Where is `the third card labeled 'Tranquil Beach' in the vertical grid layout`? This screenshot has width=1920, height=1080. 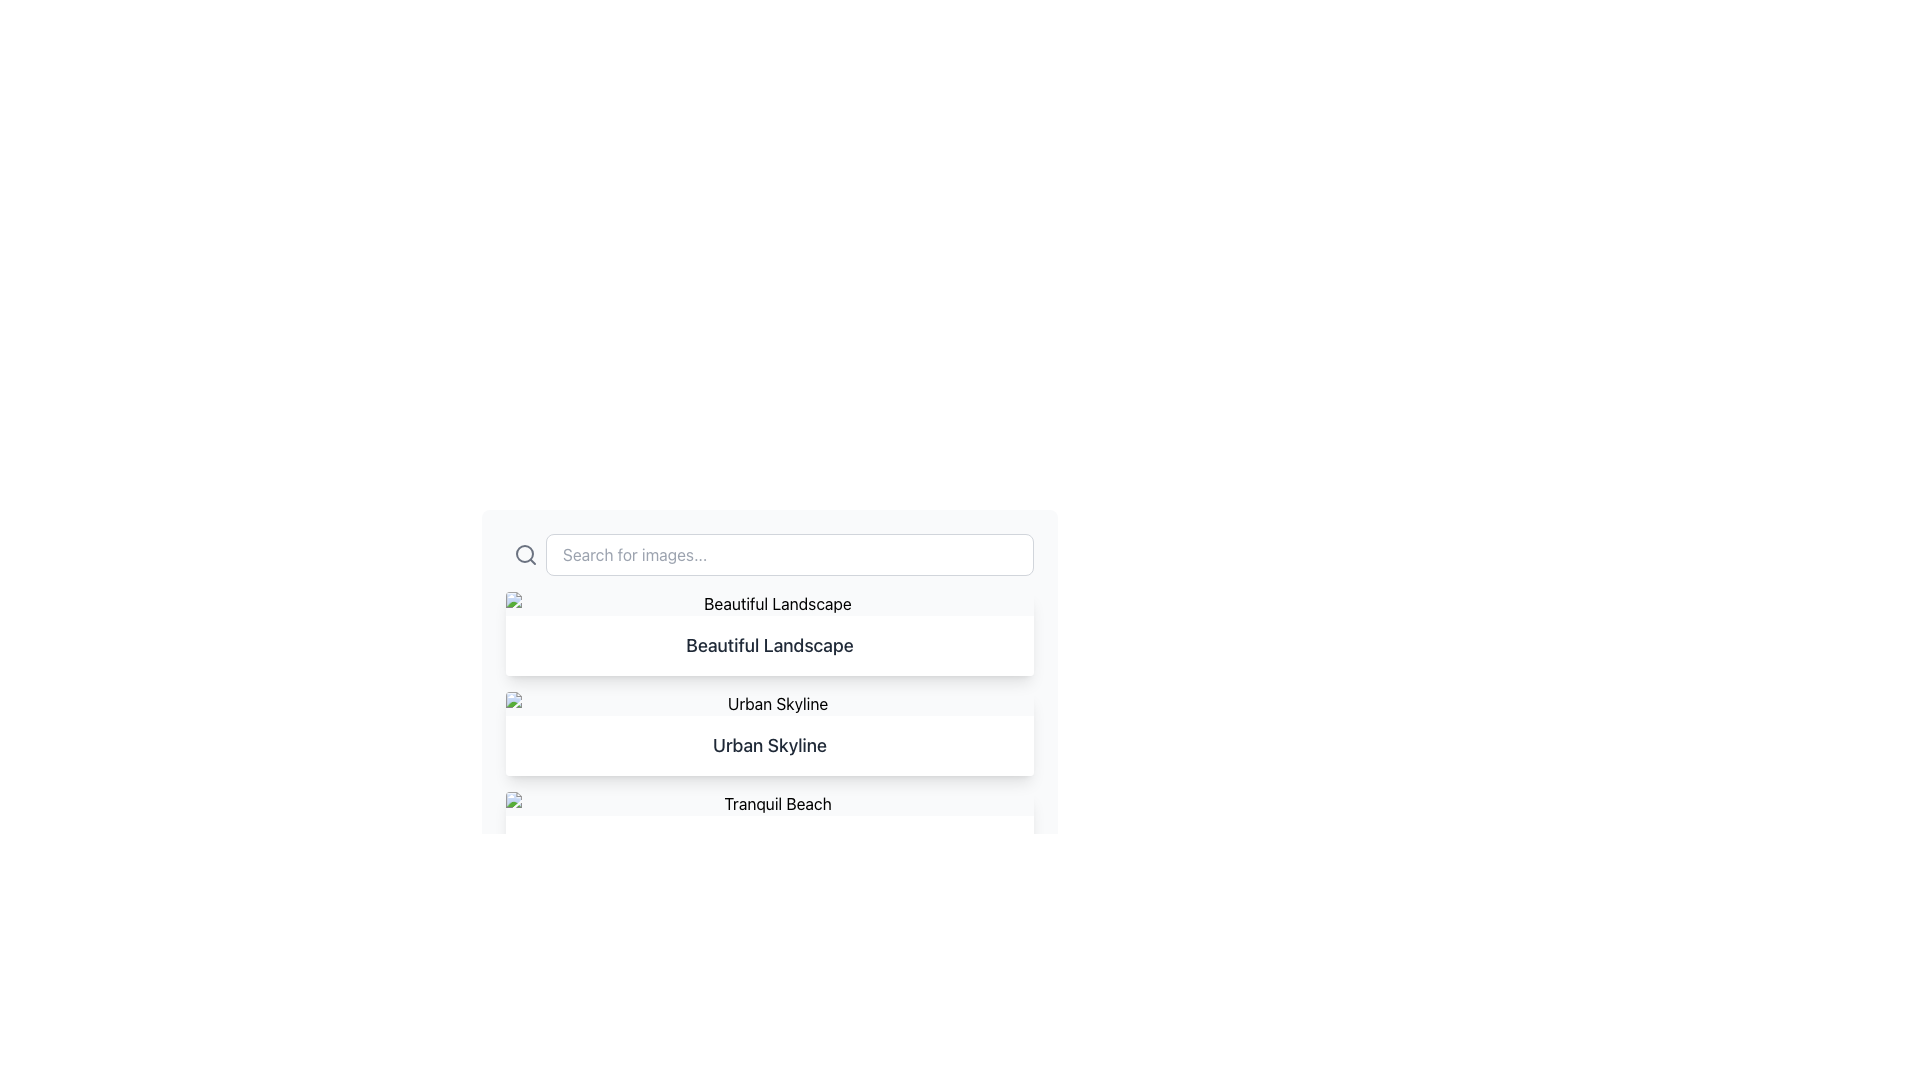 the third card labeled 'Tranquil Beach' in the vertical grid layout is located at coordinates (768, 833).